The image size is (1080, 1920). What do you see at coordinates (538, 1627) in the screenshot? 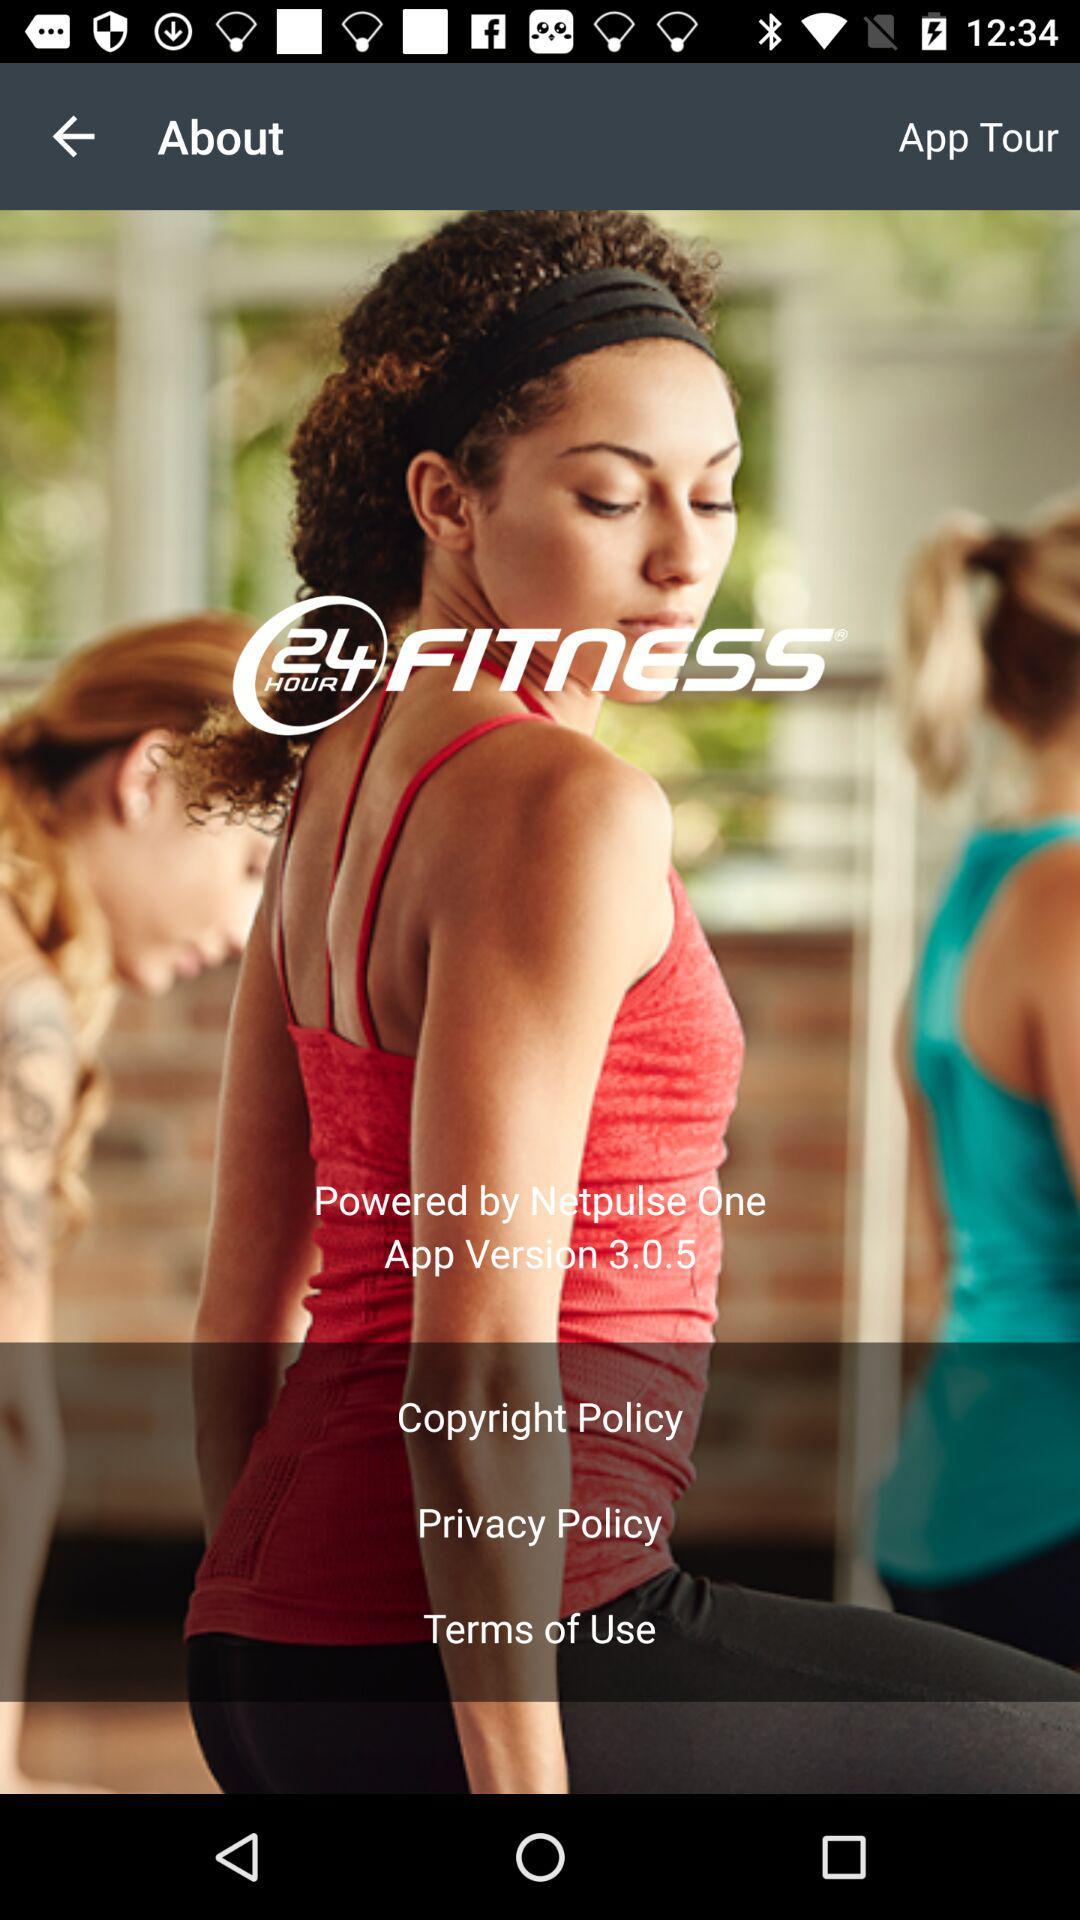
I see `the terms of use item` at bounding box center [538, 1627].